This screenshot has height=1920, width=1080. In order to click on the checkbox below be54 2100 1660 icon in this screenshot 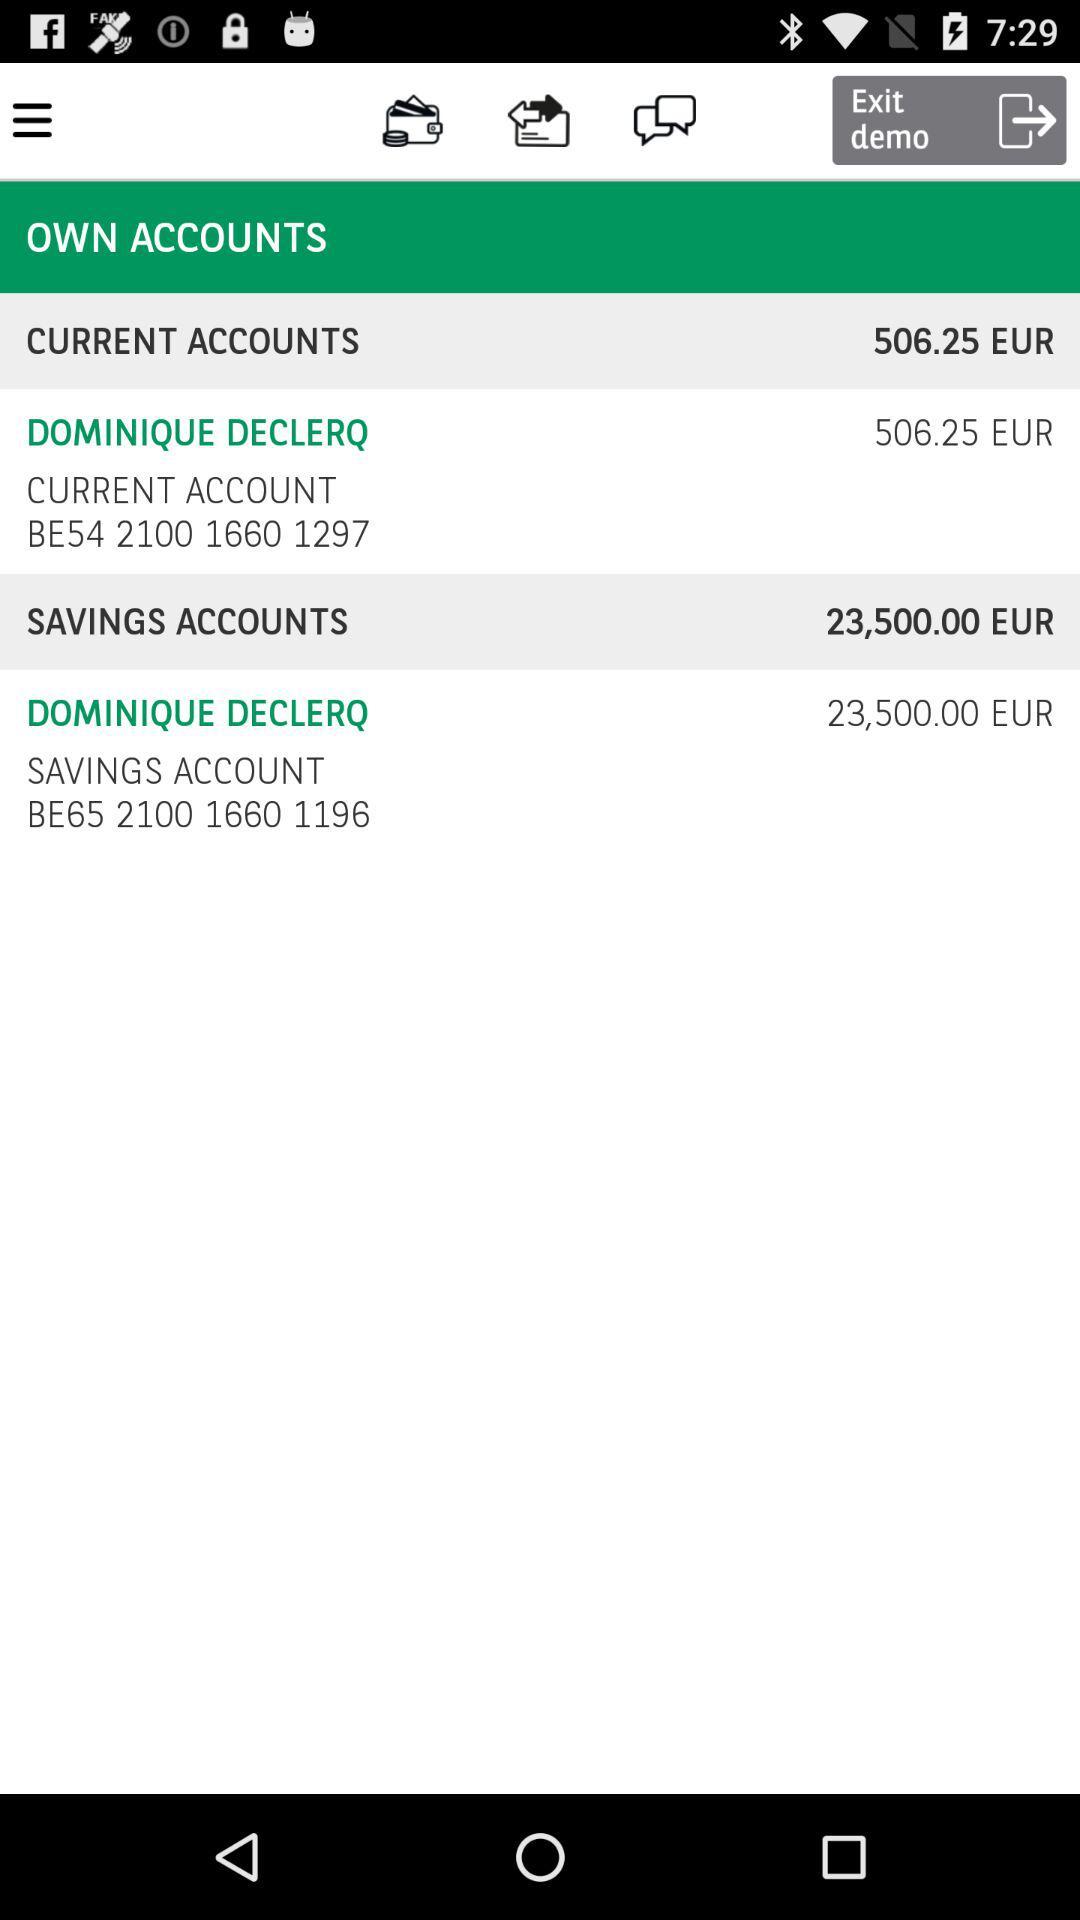, I will do `click(424, 621)`.